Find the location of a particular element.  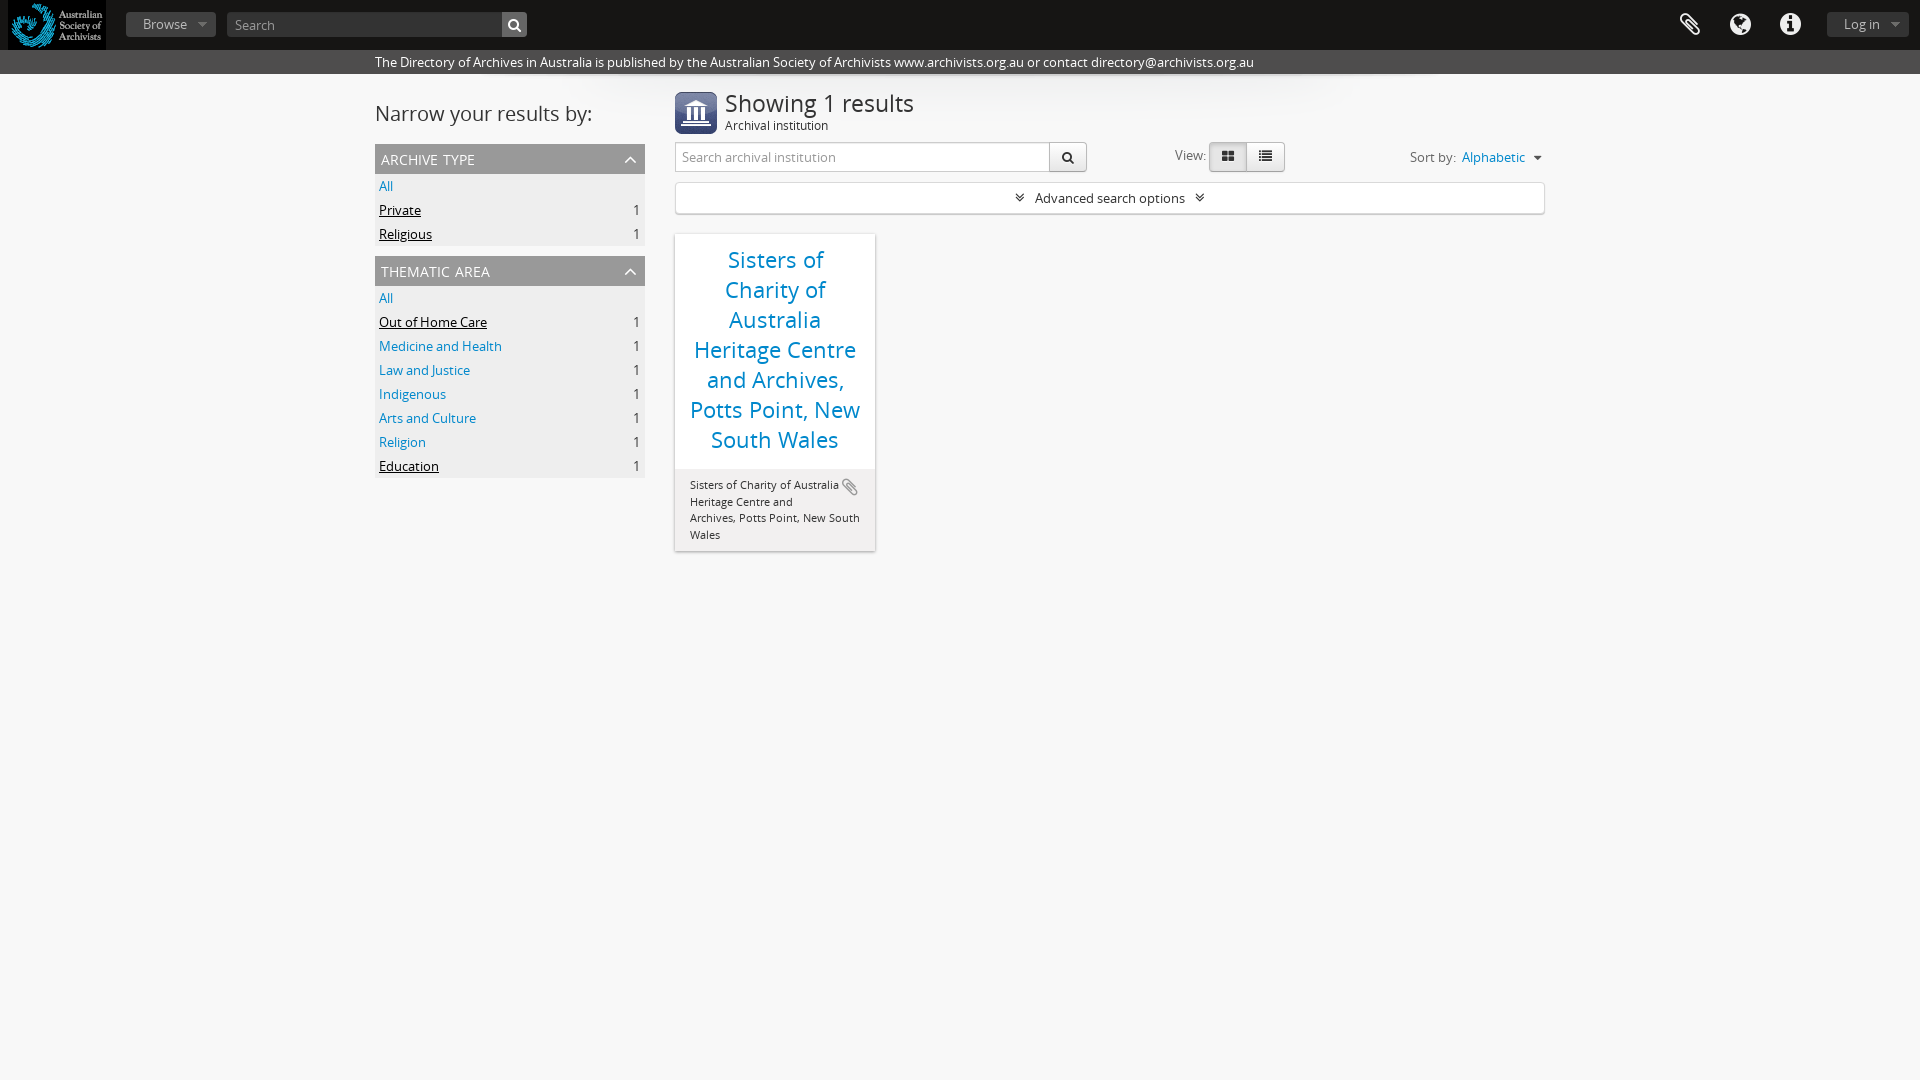

'Indigenous' is located at coordinates (411, 393).